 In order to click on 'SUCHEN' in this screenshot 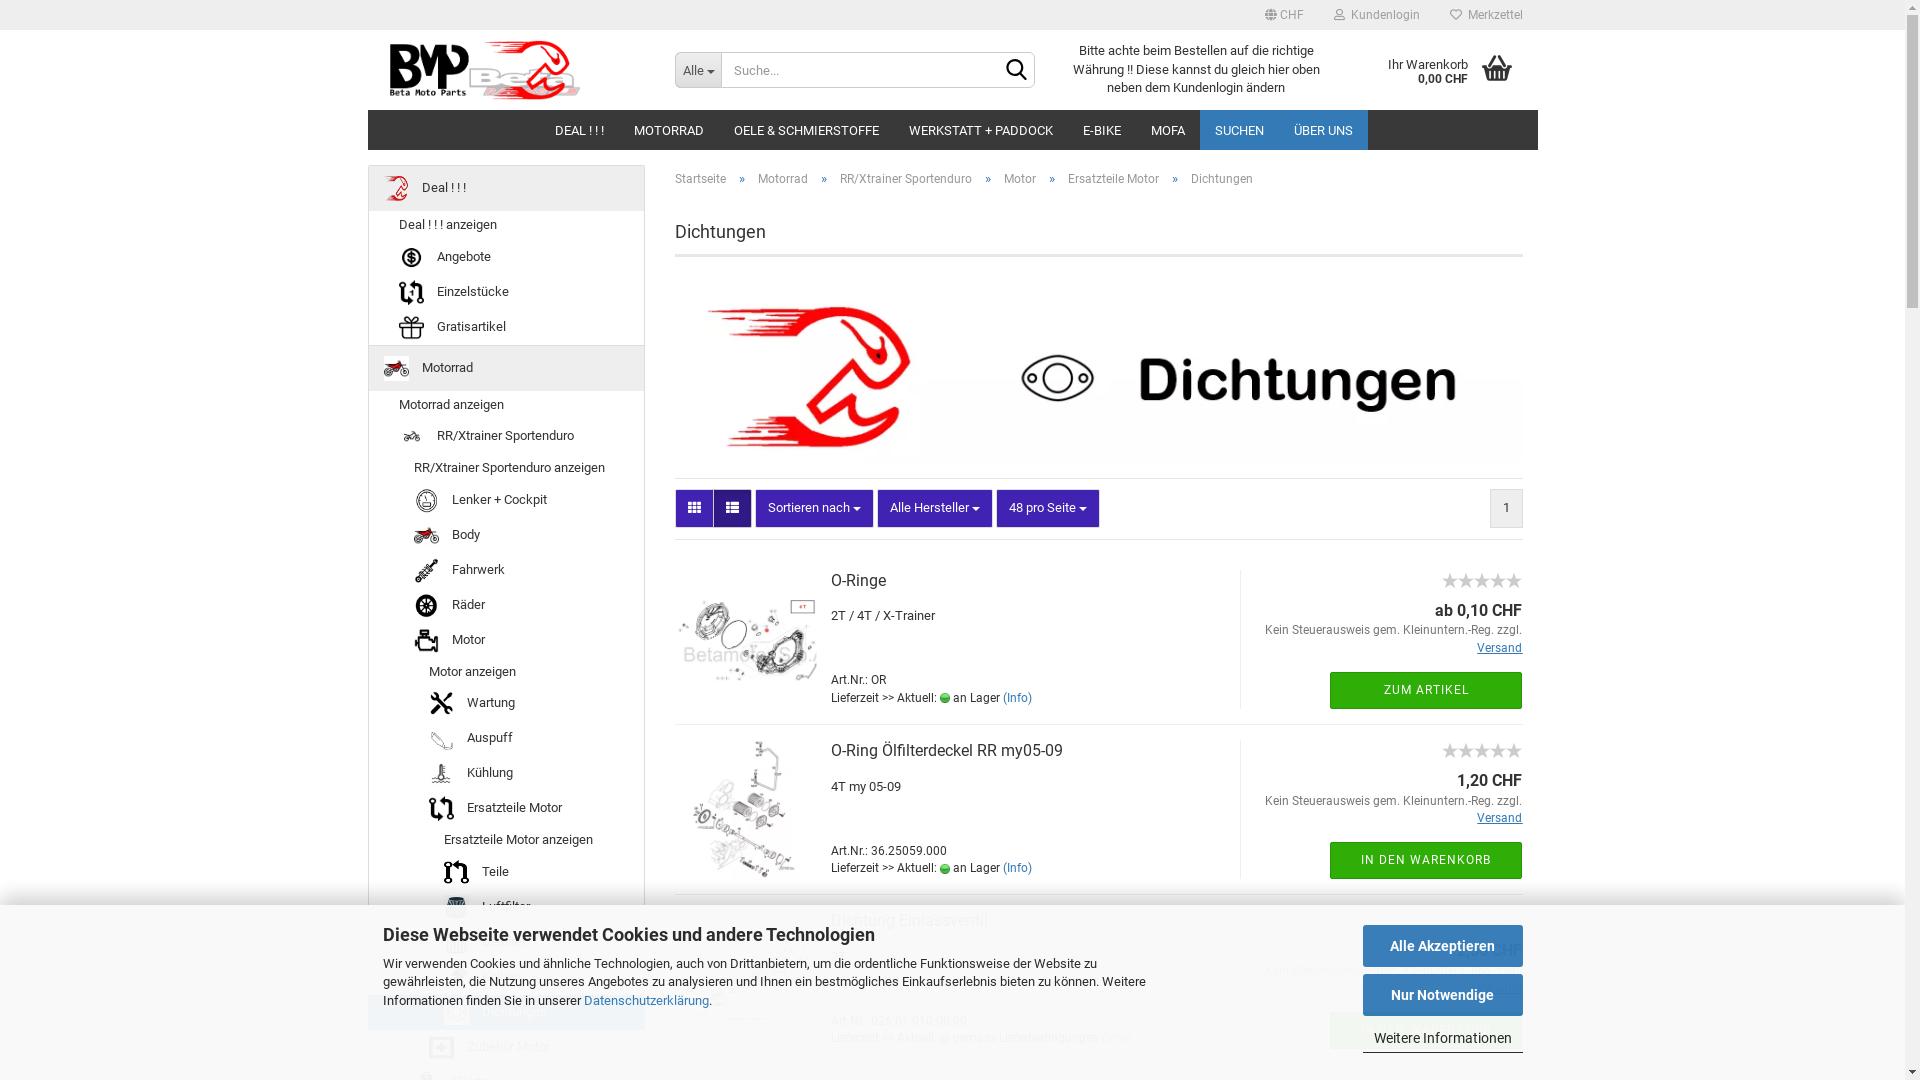, I will do `click(1238, 130)`.